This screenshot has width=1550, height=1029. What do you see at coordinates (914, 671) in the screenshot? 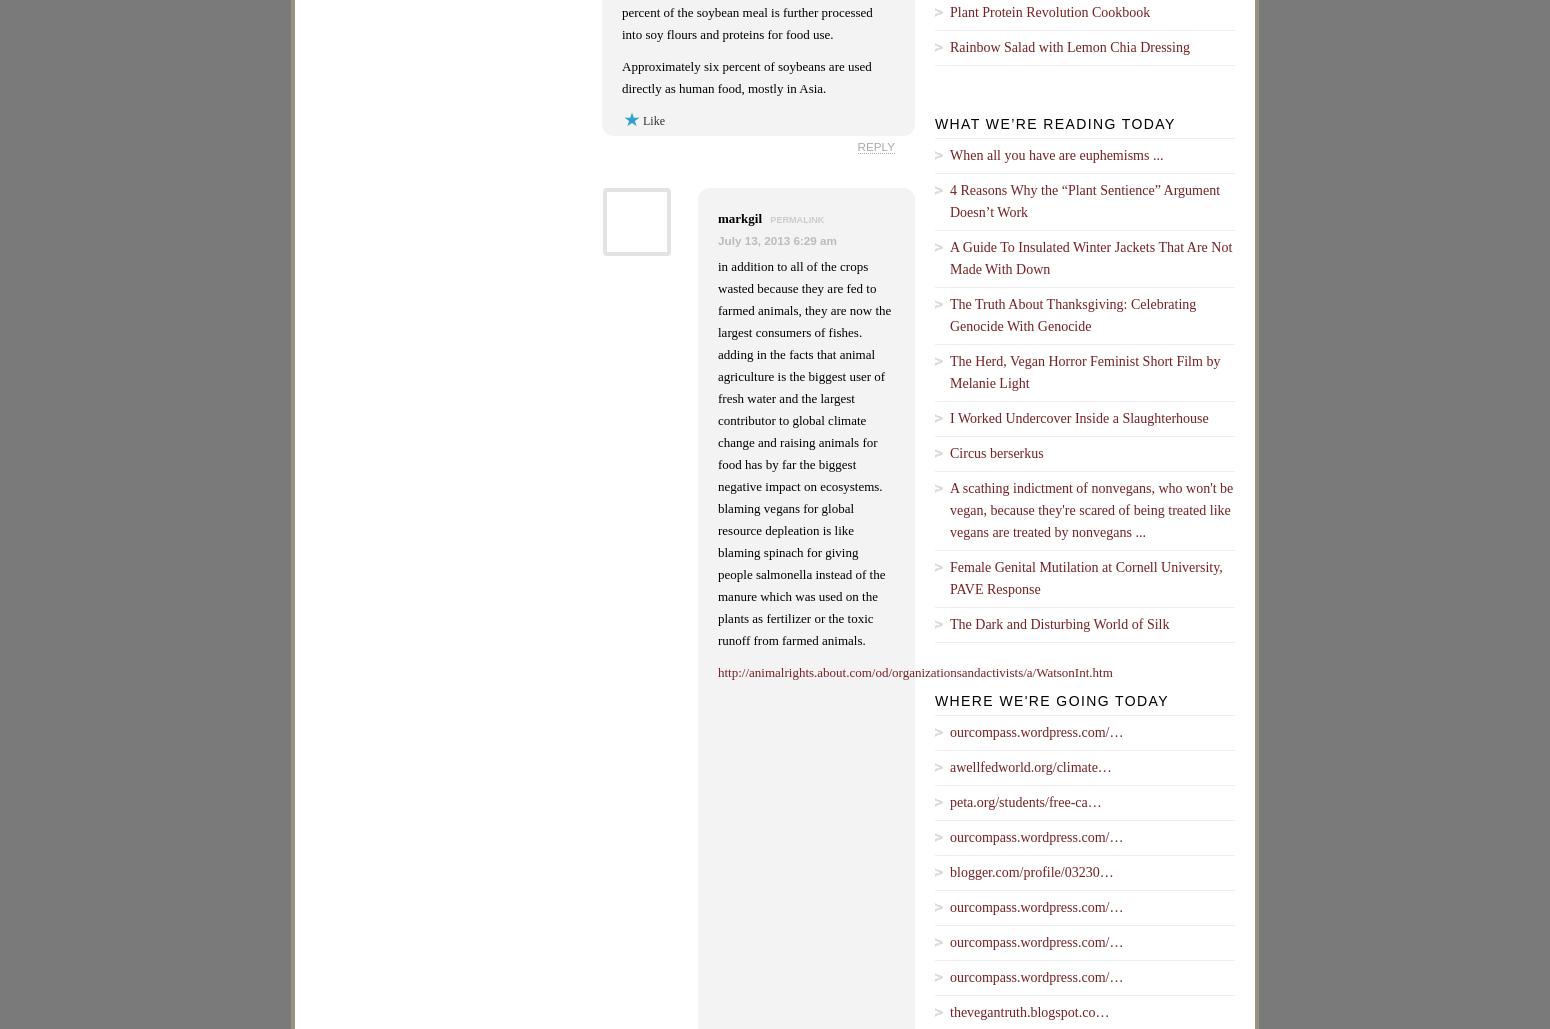
I see `'http://animalrights.about.com/od/organizationsandactivists/a/WatsonInt.htm'` at bounding box center [914, 671].